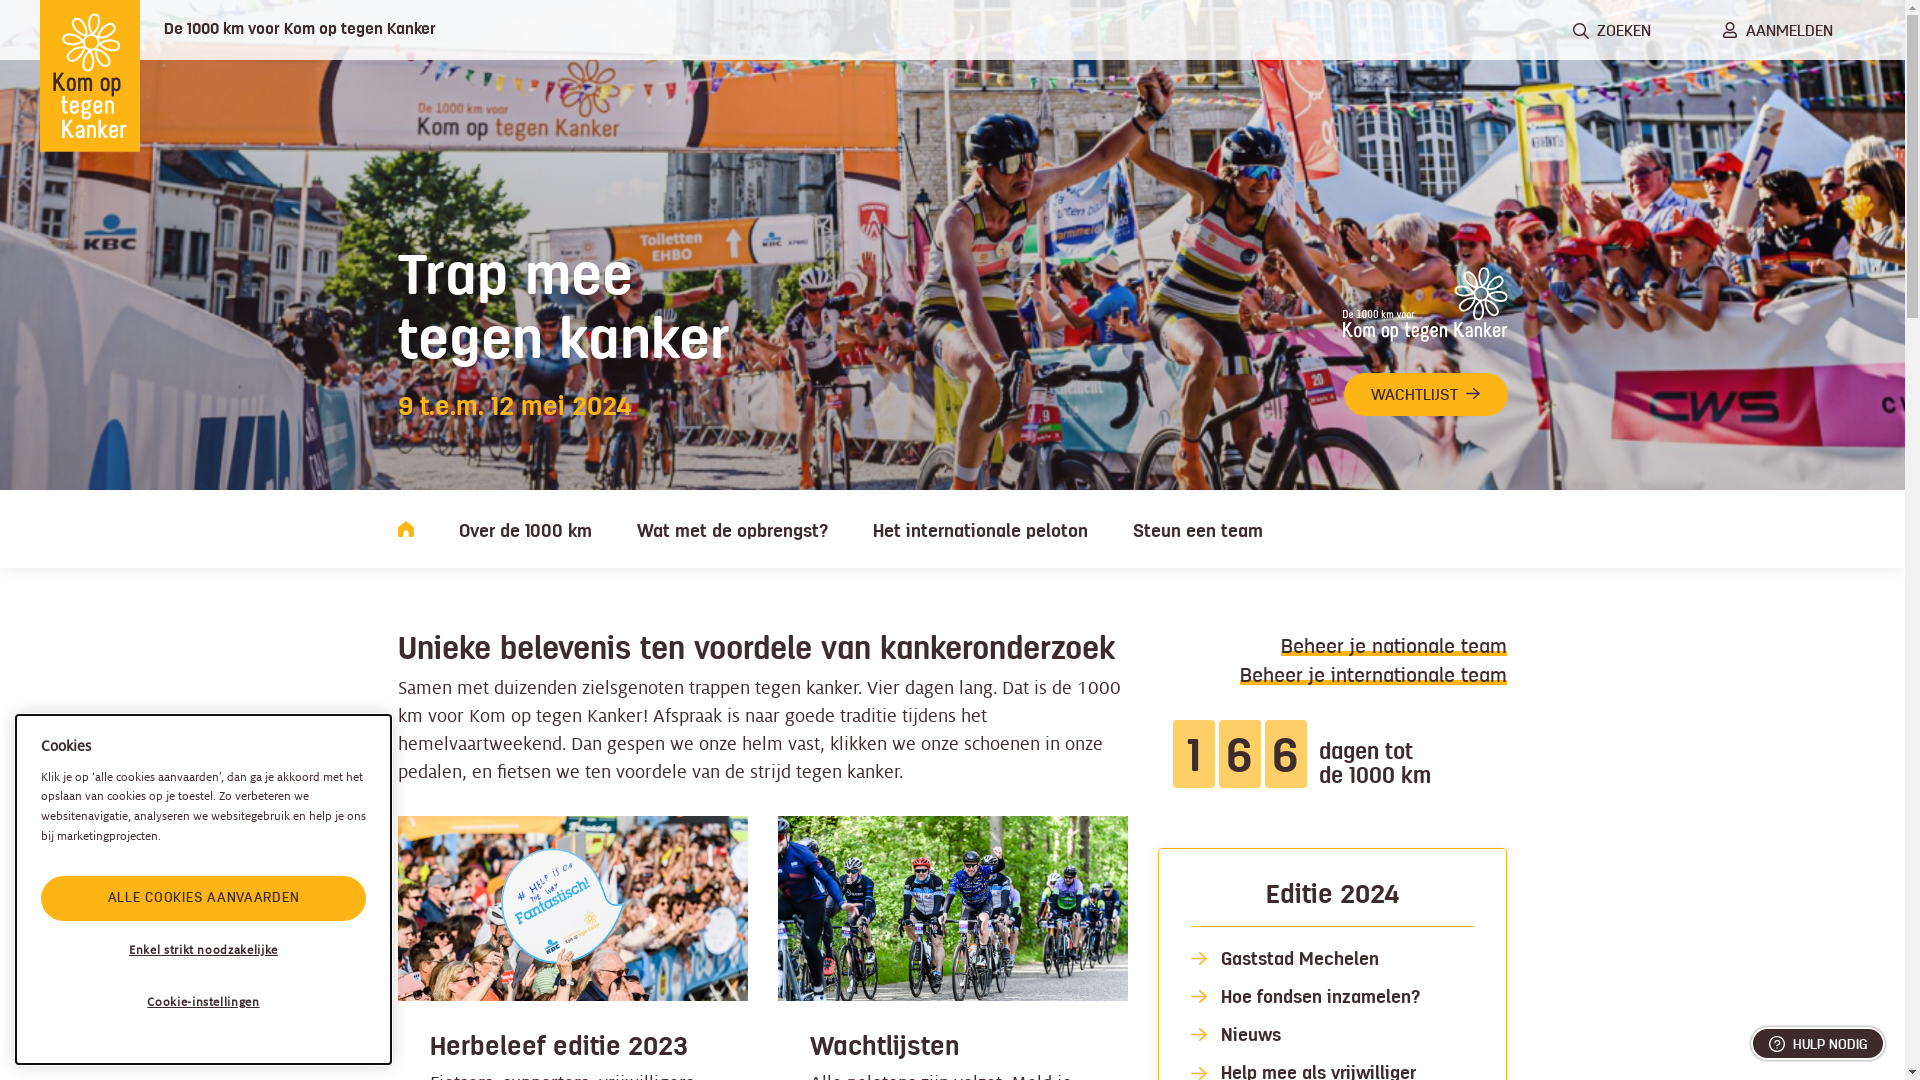  Describe the element at coordinates (1392, 645) in the screenshot. I see `'Beheer je nationale team'` at that location.